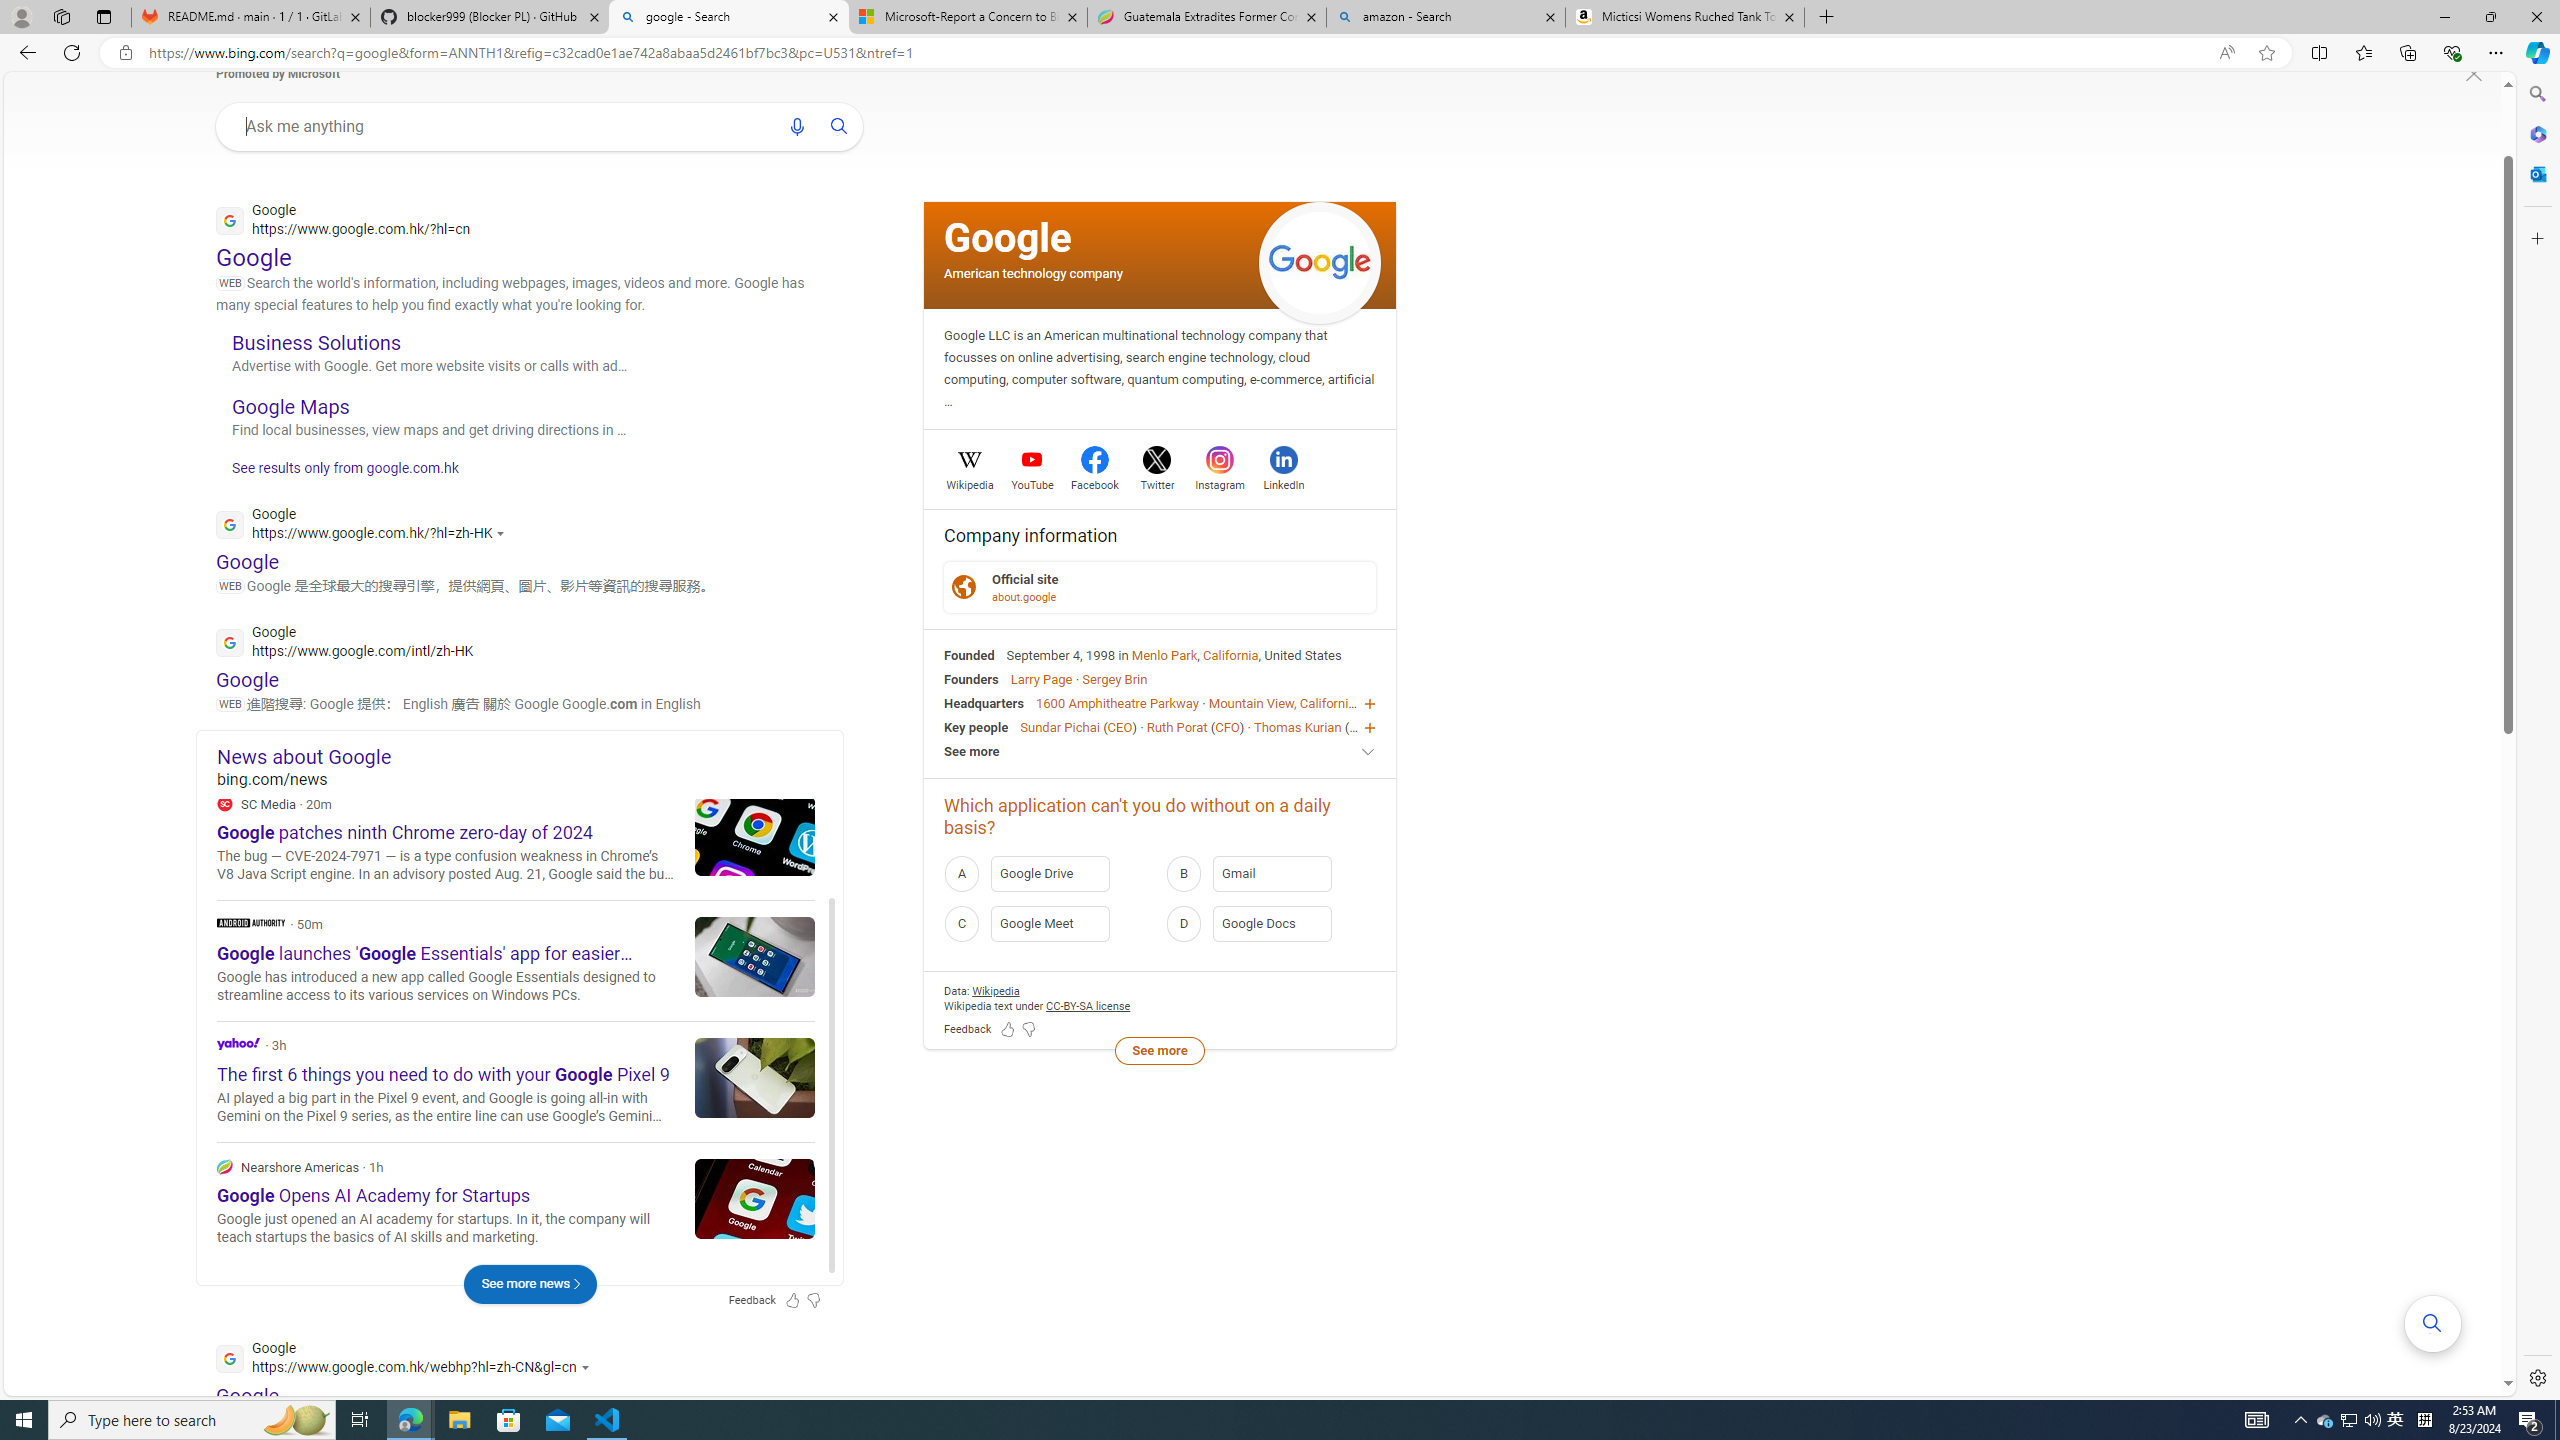 This screenshot has width=2560, height=1440. What do you see at coordinates (224, 1165) in the screenshot?
I see `'Nearshore Americas'` at bounding box center [224, 1165].